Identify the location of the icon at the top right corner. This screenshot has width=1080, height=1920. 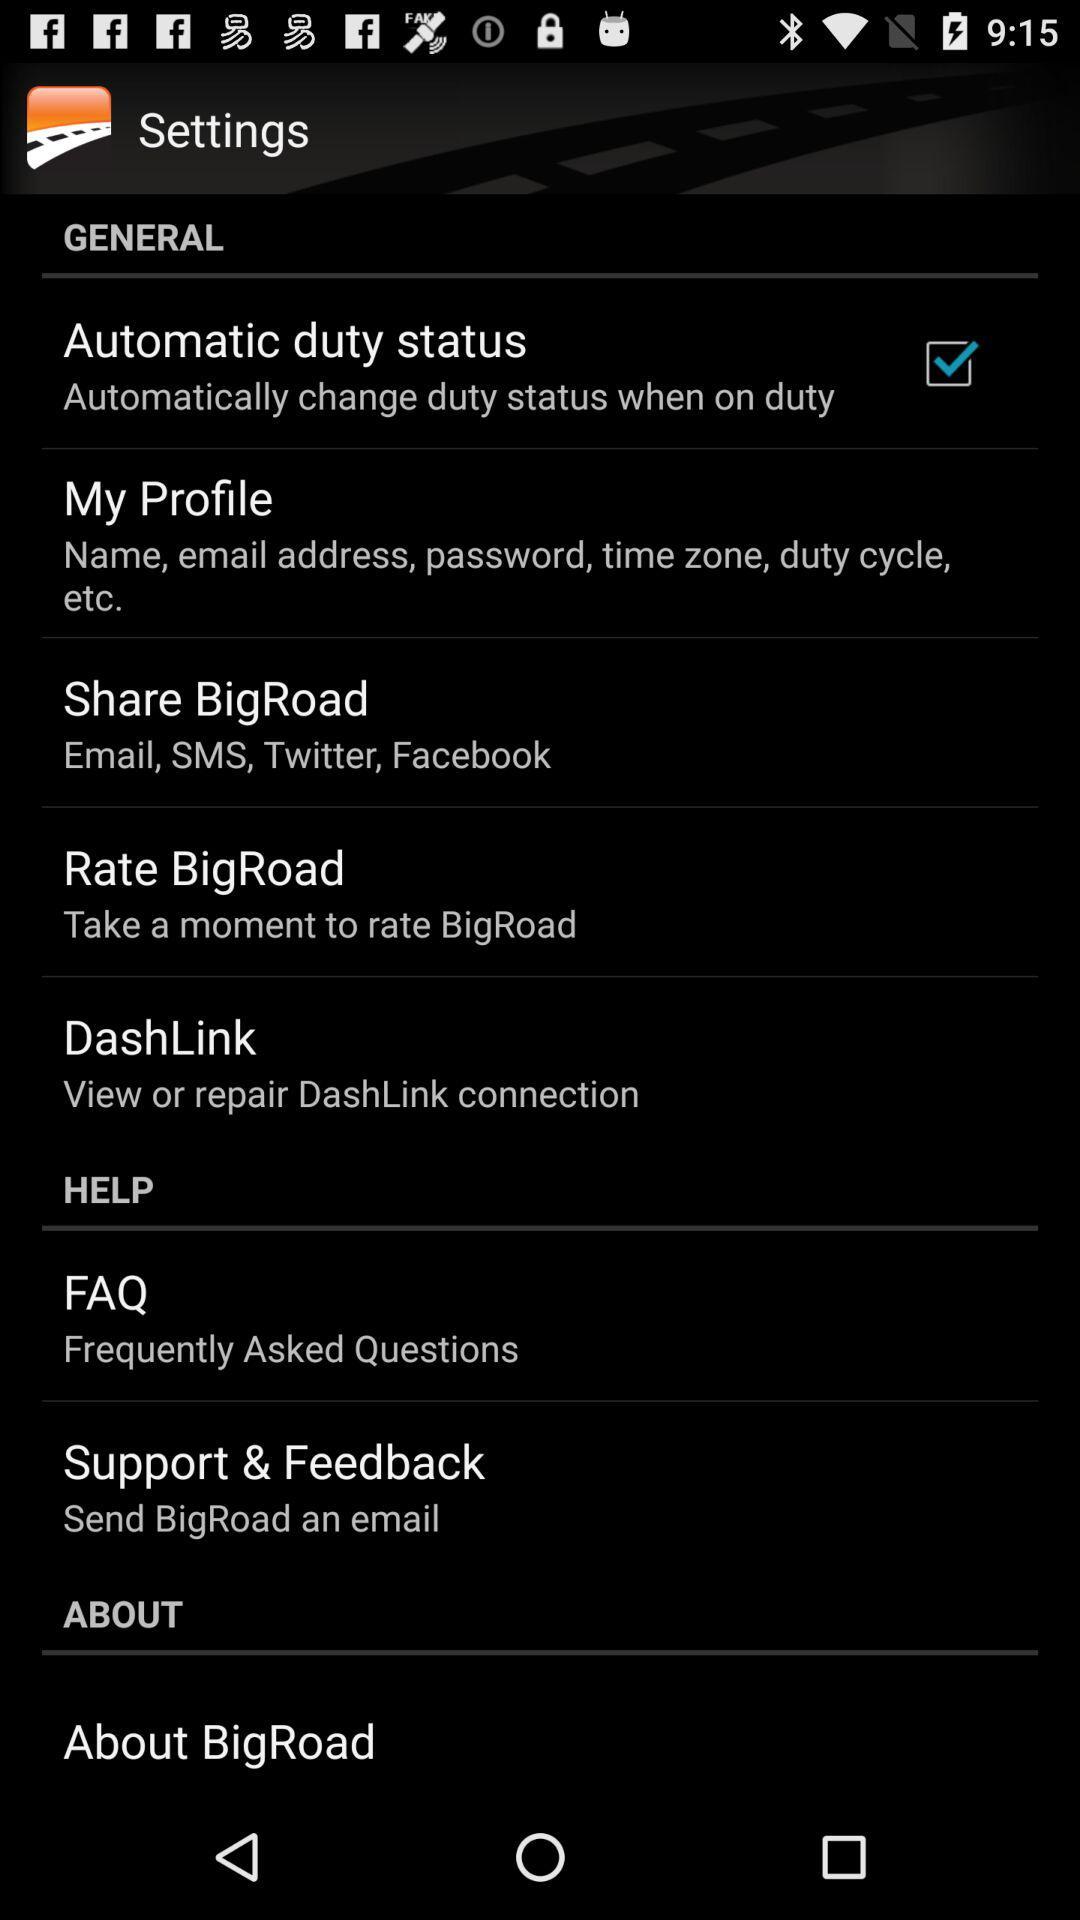
(947, 363).